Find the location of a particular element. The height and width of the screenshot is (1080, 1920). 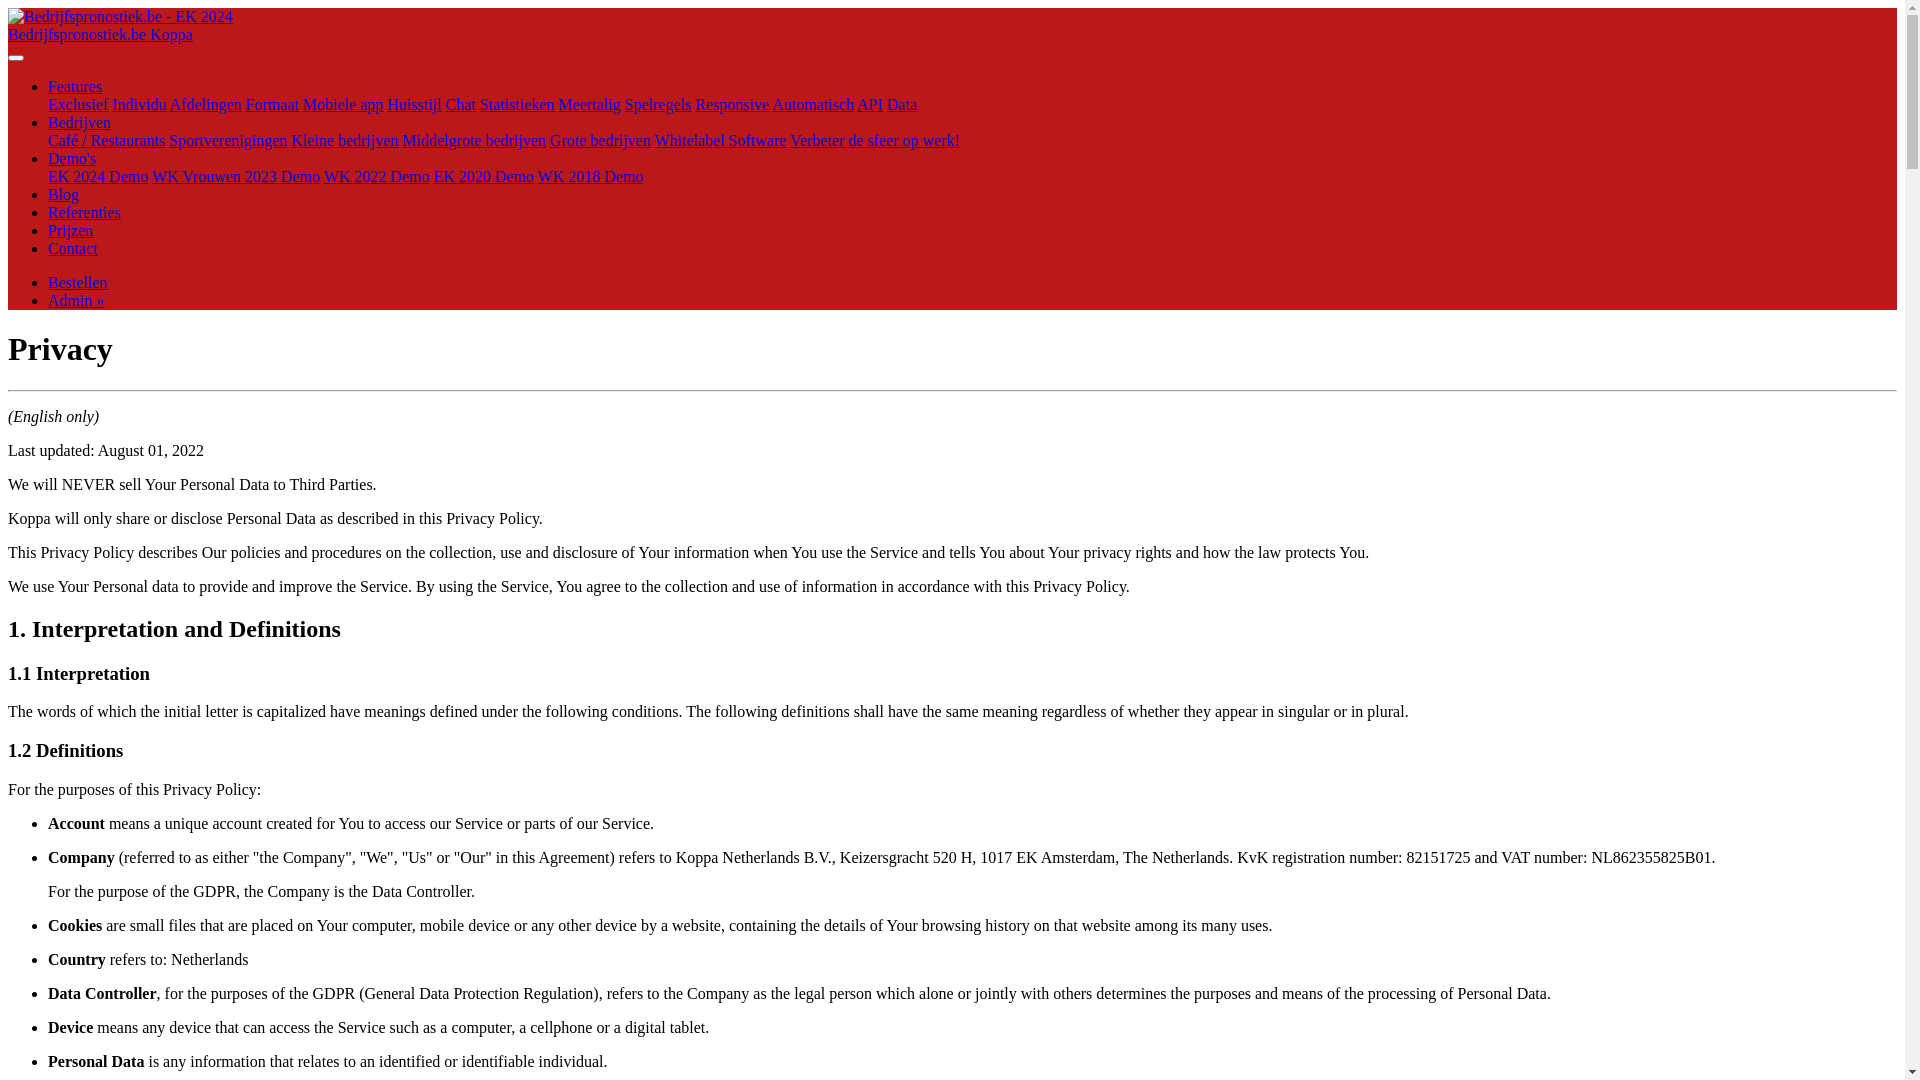

'Statistieken' is located at coordinates (517, 104).